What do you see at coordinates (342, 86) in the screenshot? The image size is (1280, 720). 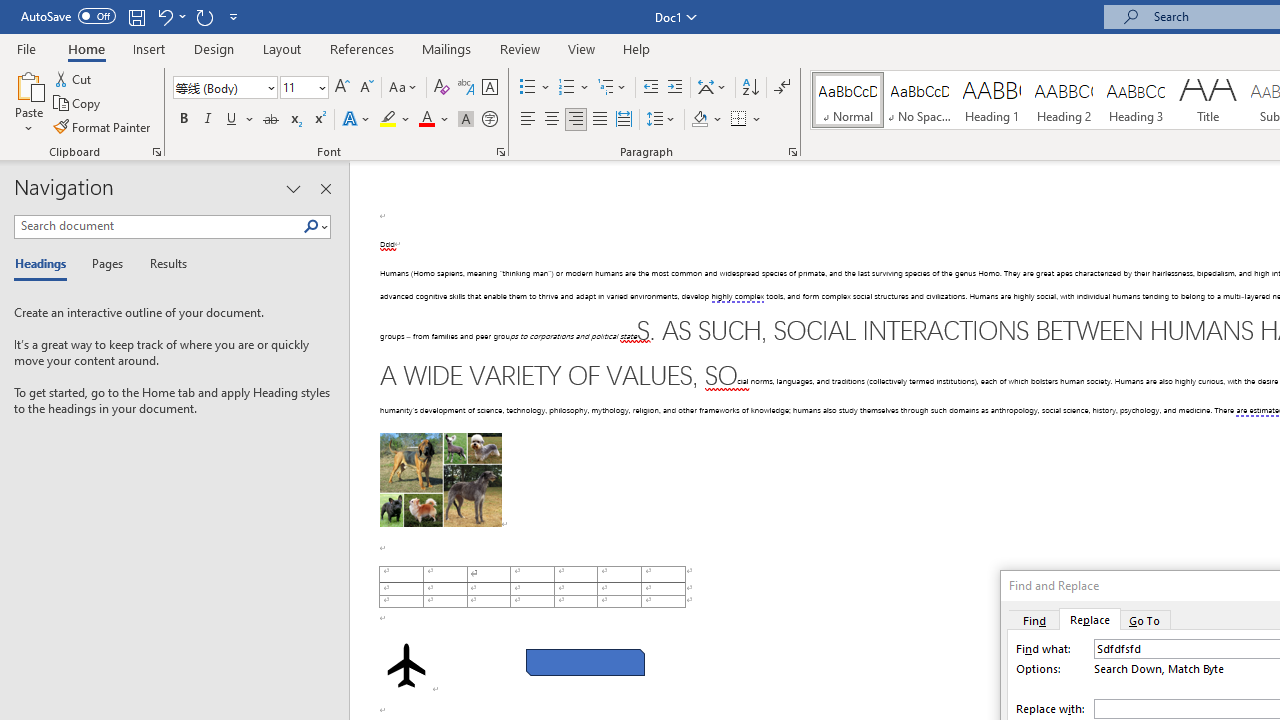 I see `'Grow Font'` at bounding box center [342, 86].